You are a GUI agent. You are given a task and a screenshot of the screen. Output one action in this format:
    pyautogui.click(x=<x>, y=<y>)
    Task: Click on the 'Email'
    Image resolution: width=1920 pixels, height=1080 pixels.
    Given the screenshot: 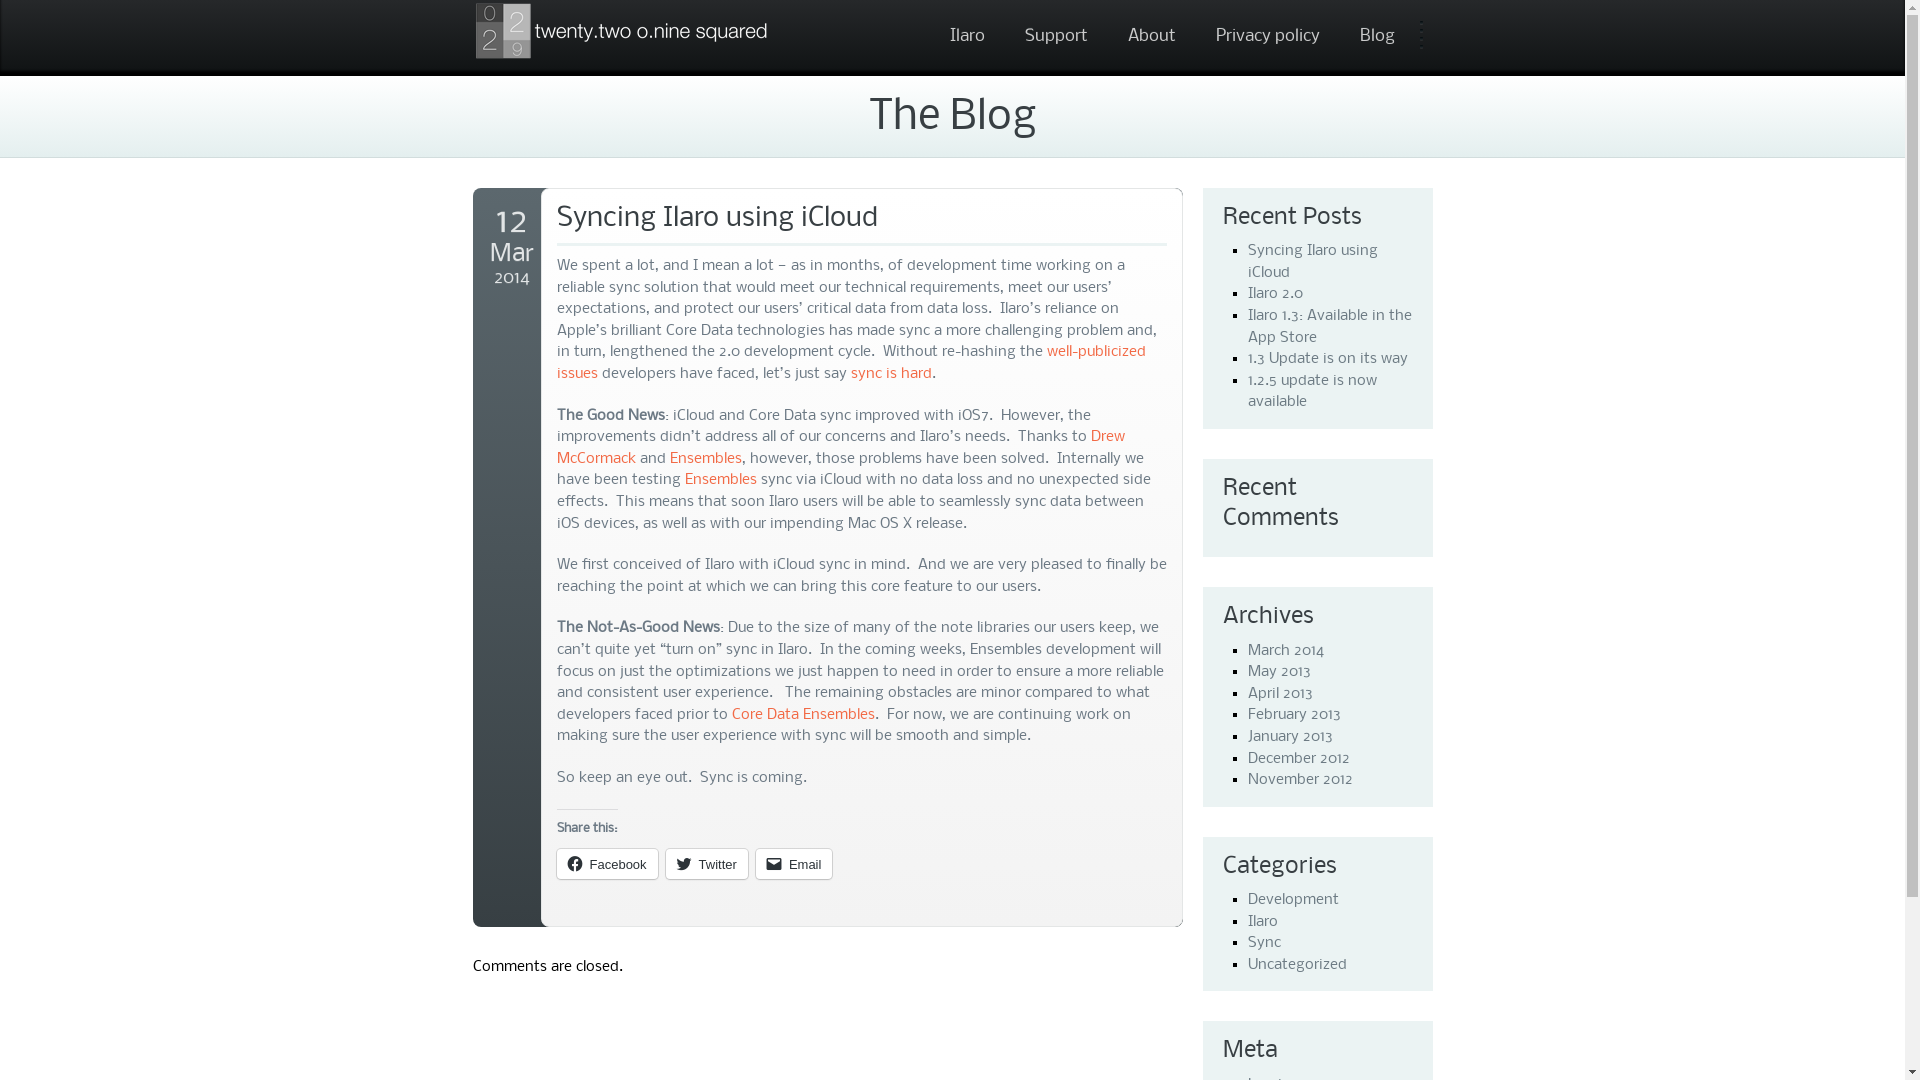 What is the action you would take?
    pyautogui.click(x=793, y=863)
    